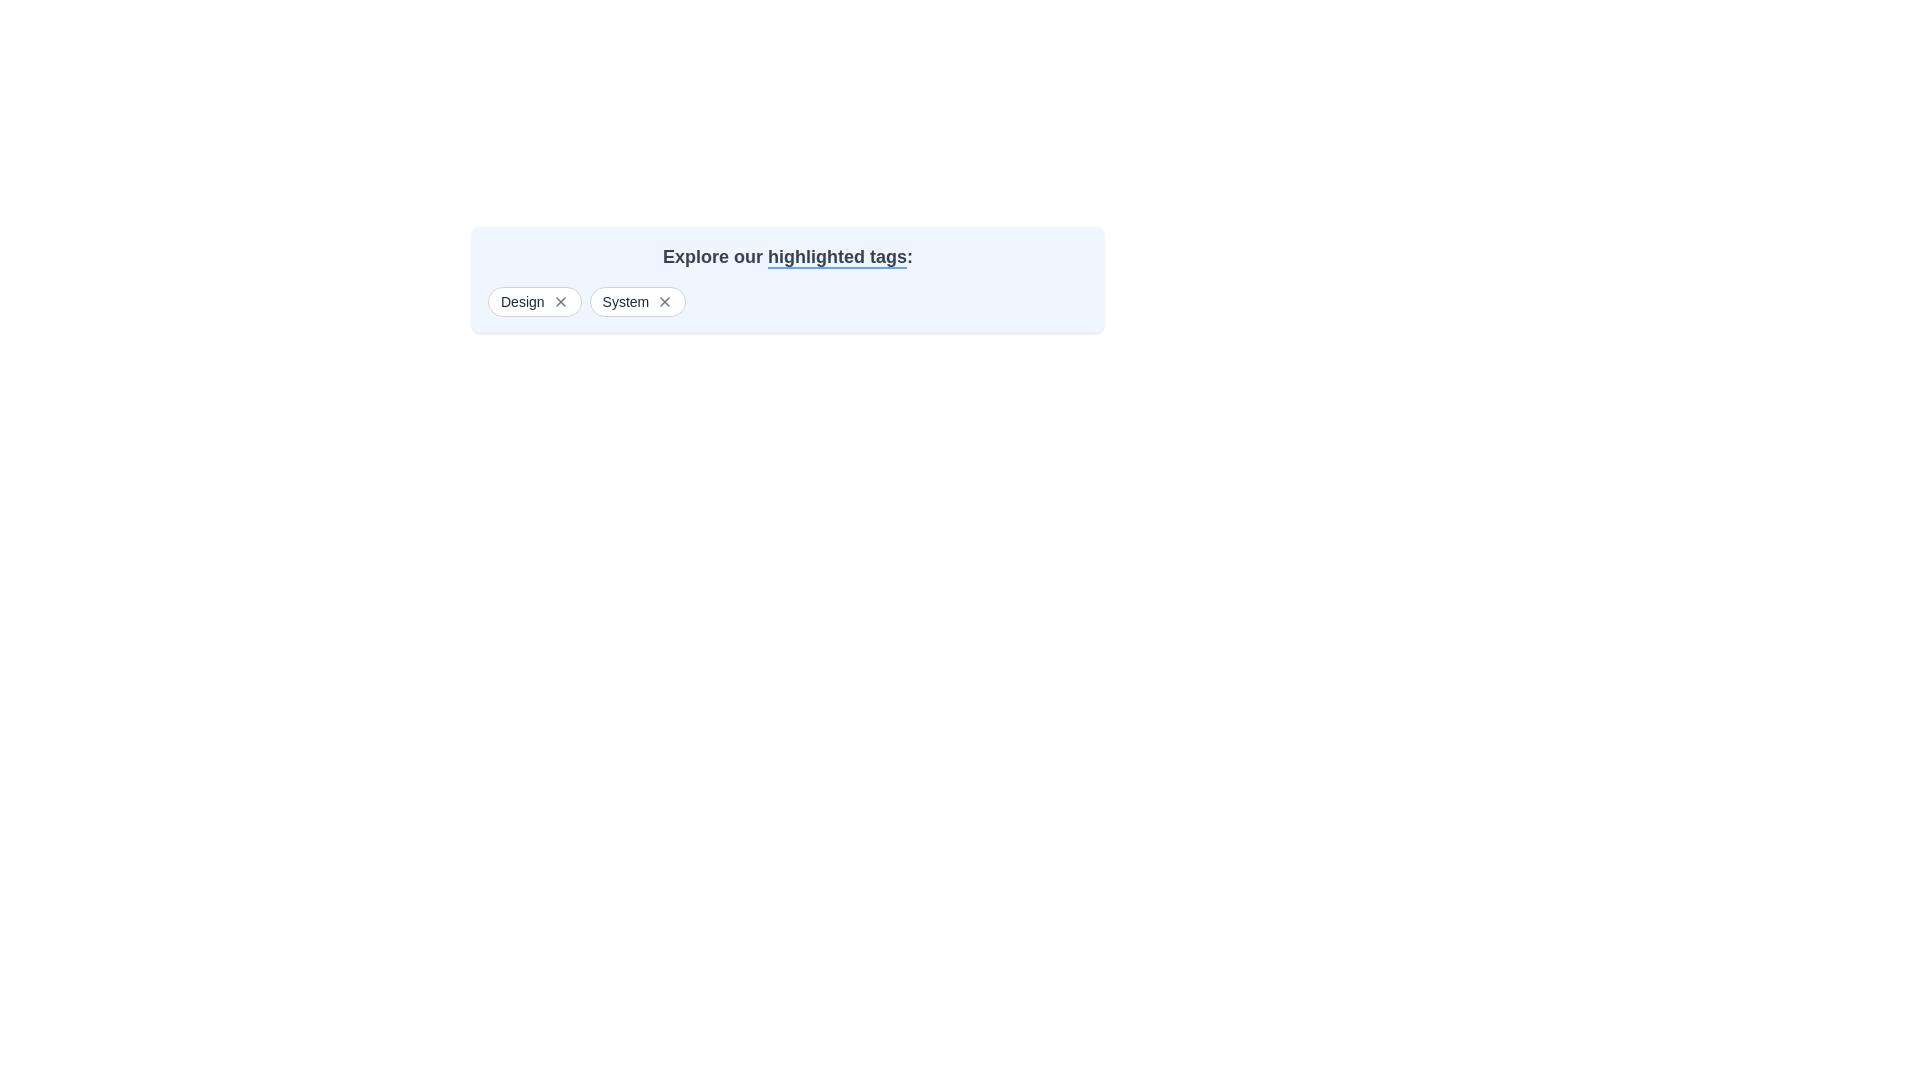 This screenshot has width=1920, height=1080. I want to click on the 'Design' tag with a close button, which is the first tag in the horizontal list of tags, to potentially see additional details or actions, so click(534, 301).